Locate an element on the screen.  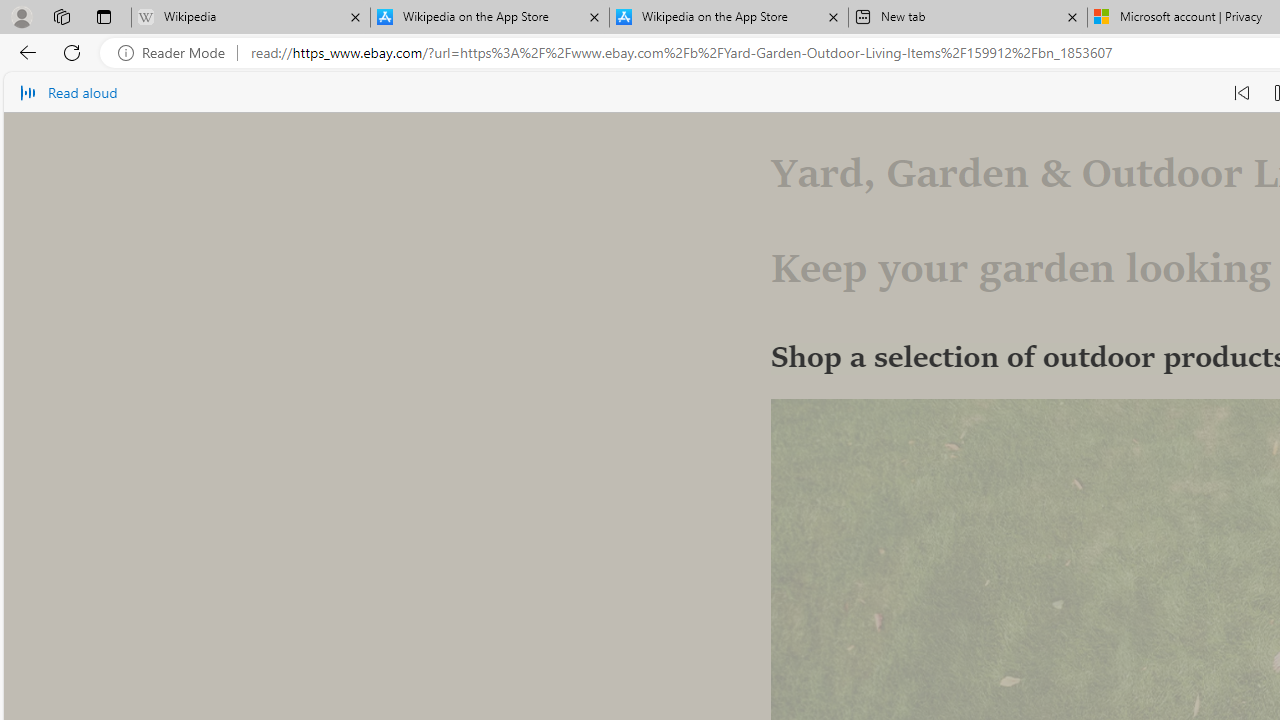
'Reader Mode' is located at coordinates (177, 52).